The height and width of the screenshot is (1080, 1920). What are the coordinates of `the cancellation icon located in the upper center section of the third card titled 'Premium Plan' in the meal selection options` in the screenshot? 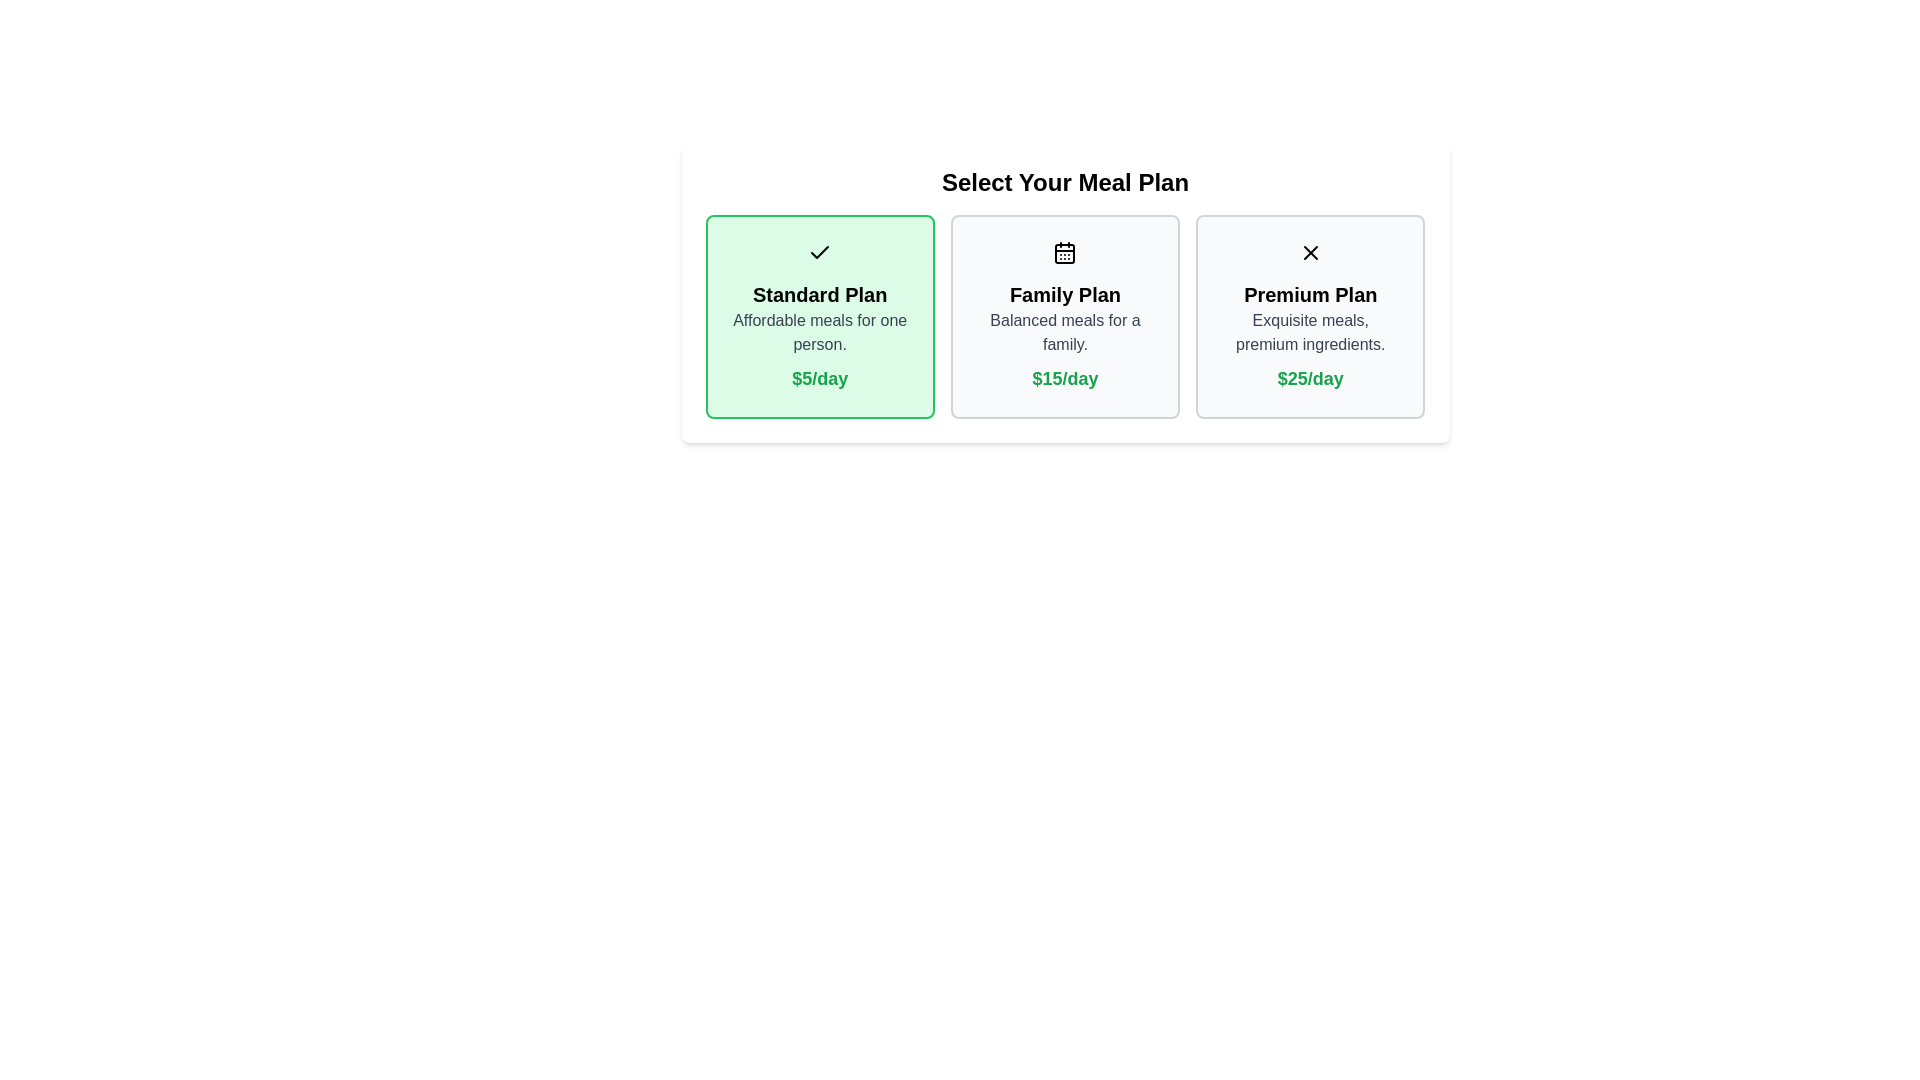 It's located at (1310, 252).